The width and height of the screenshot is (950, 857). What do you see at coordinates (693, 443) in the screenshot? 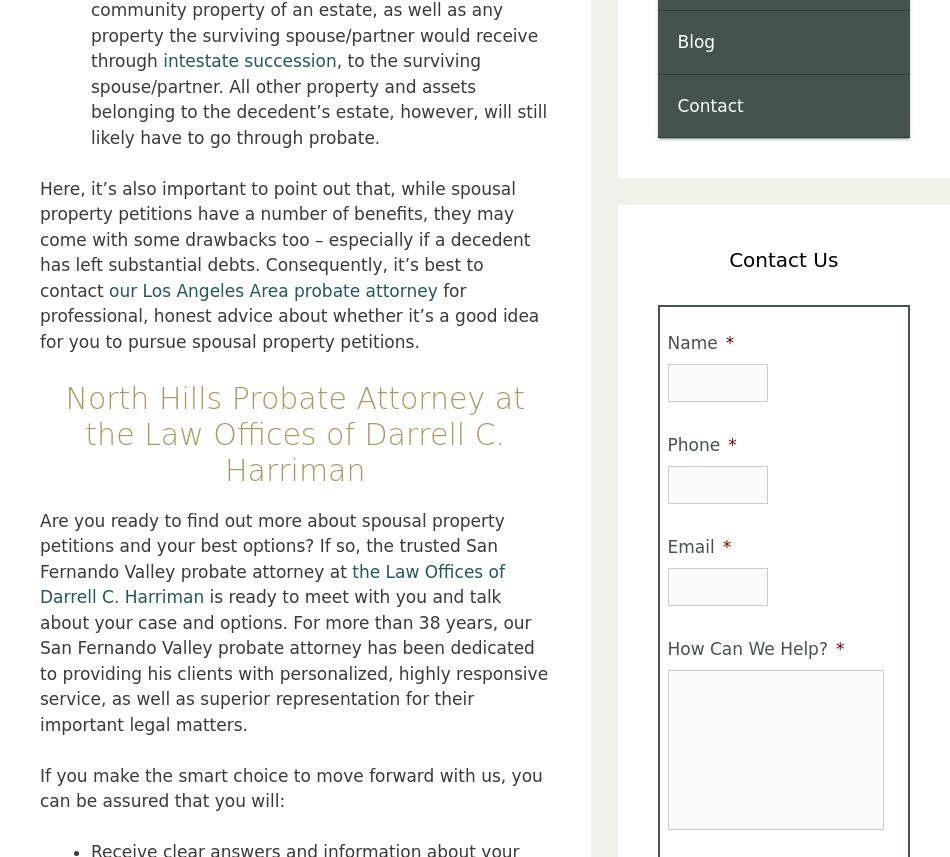
I see `'Phone'` at bounding box center [693, 443].